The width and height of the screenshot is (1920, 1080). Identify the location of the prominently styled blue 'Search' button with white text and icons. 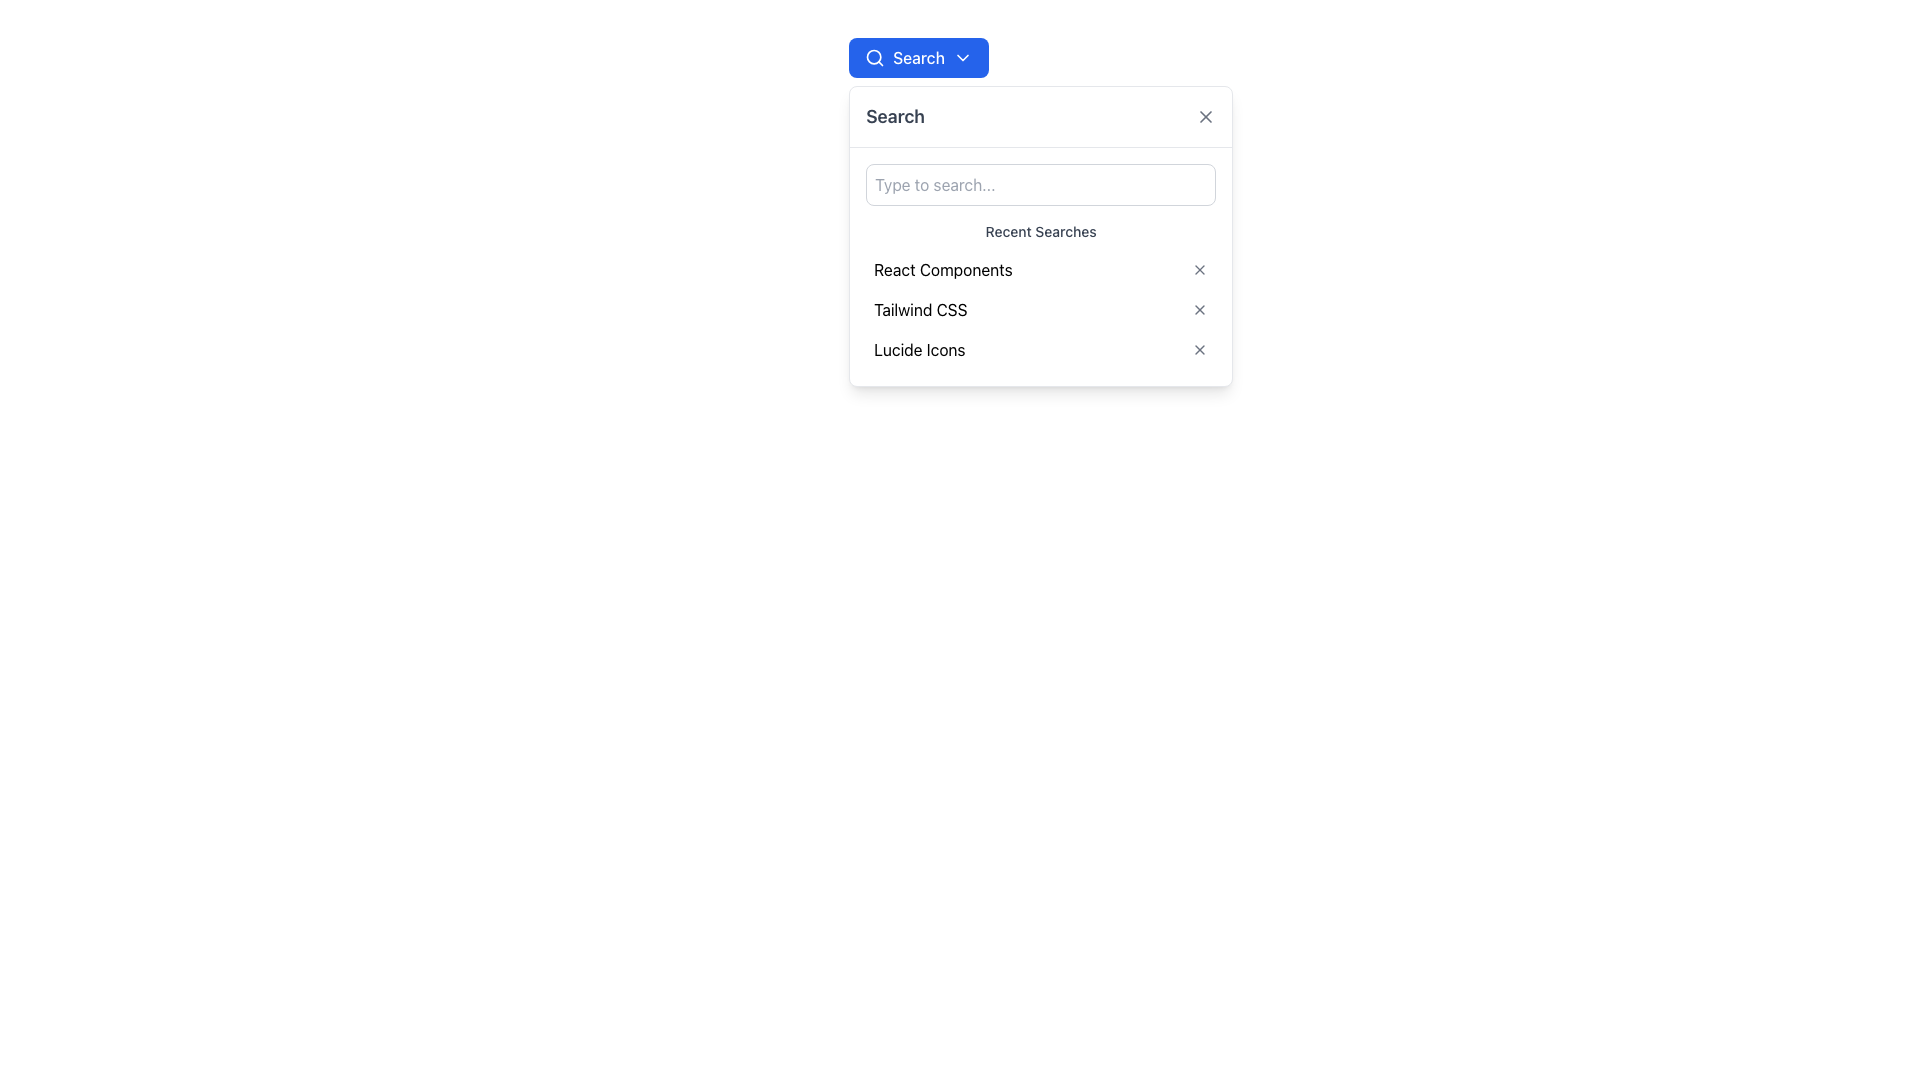
(917, 56).